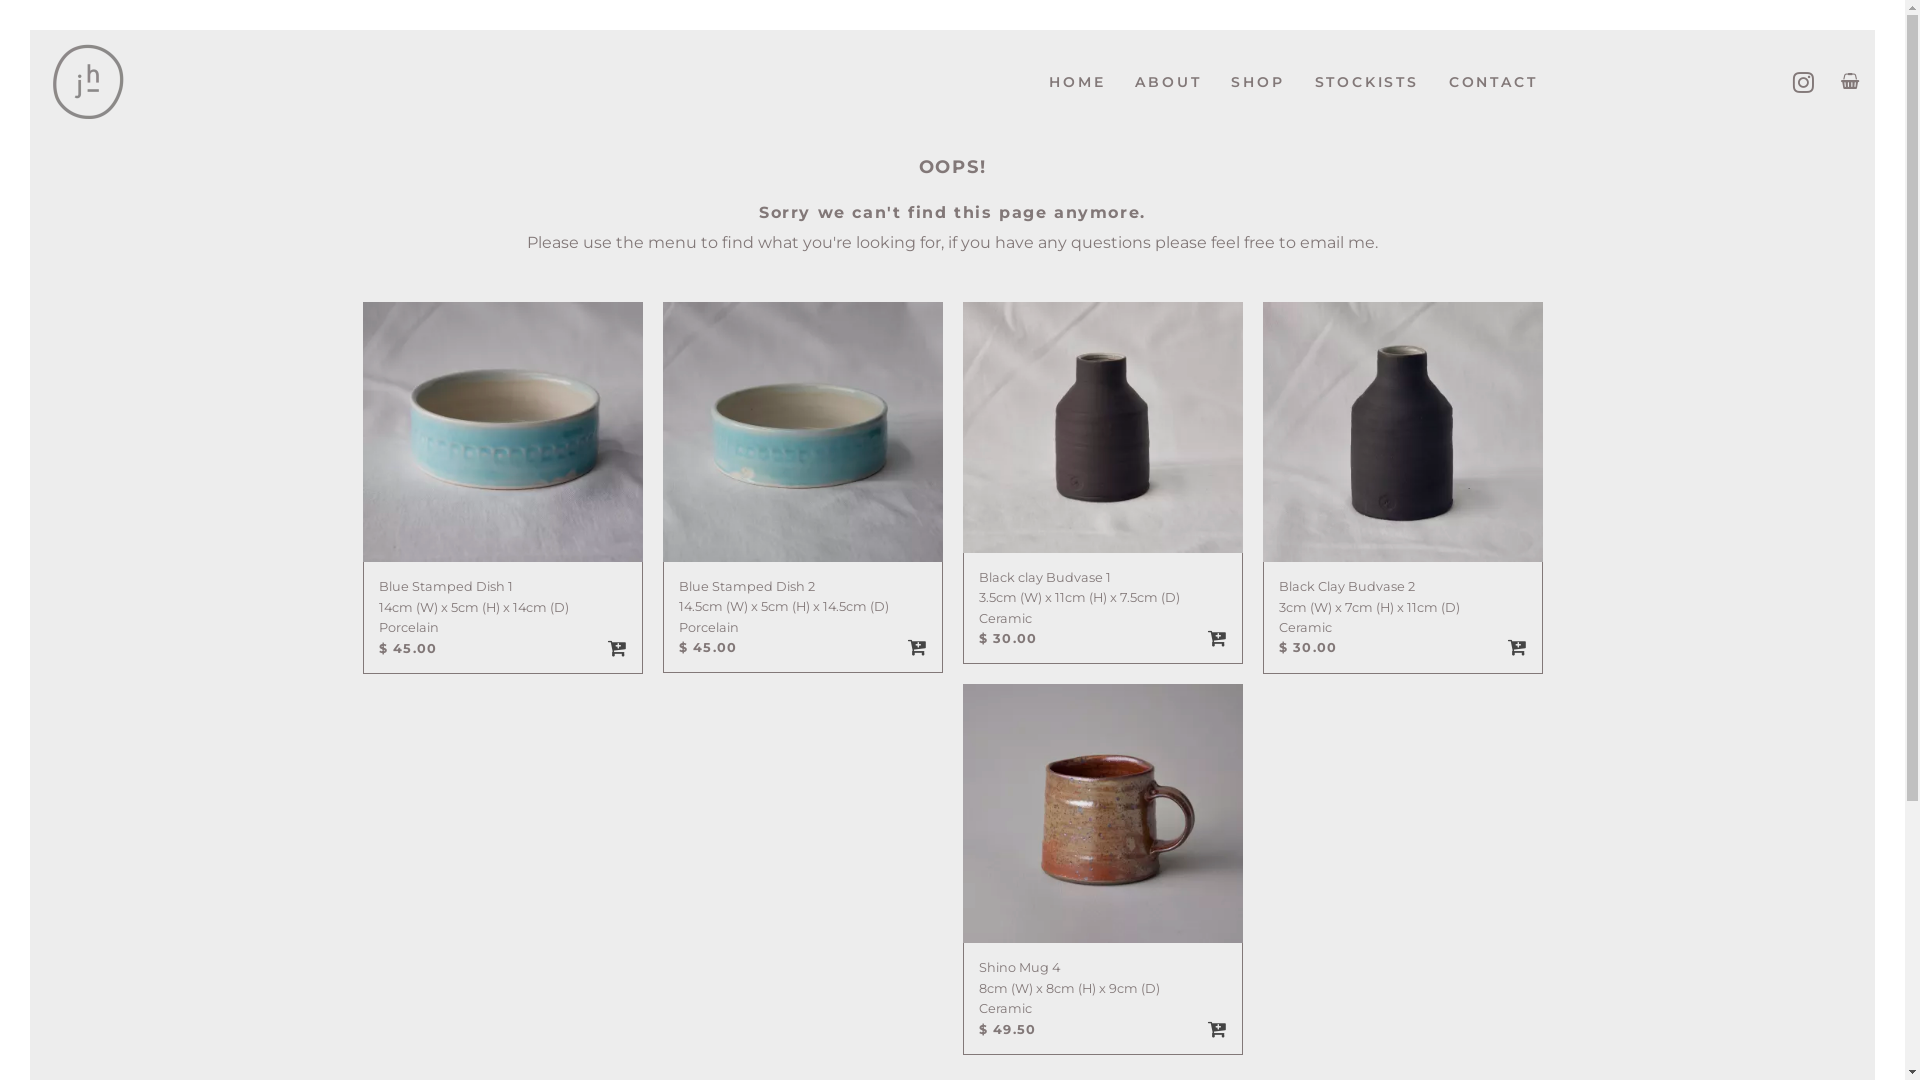 The width and height of the screenshot is (1920, 1080). Describe the element at coordinates (1214, 81) in the screenshot. I see `'SHOP'` at that location.